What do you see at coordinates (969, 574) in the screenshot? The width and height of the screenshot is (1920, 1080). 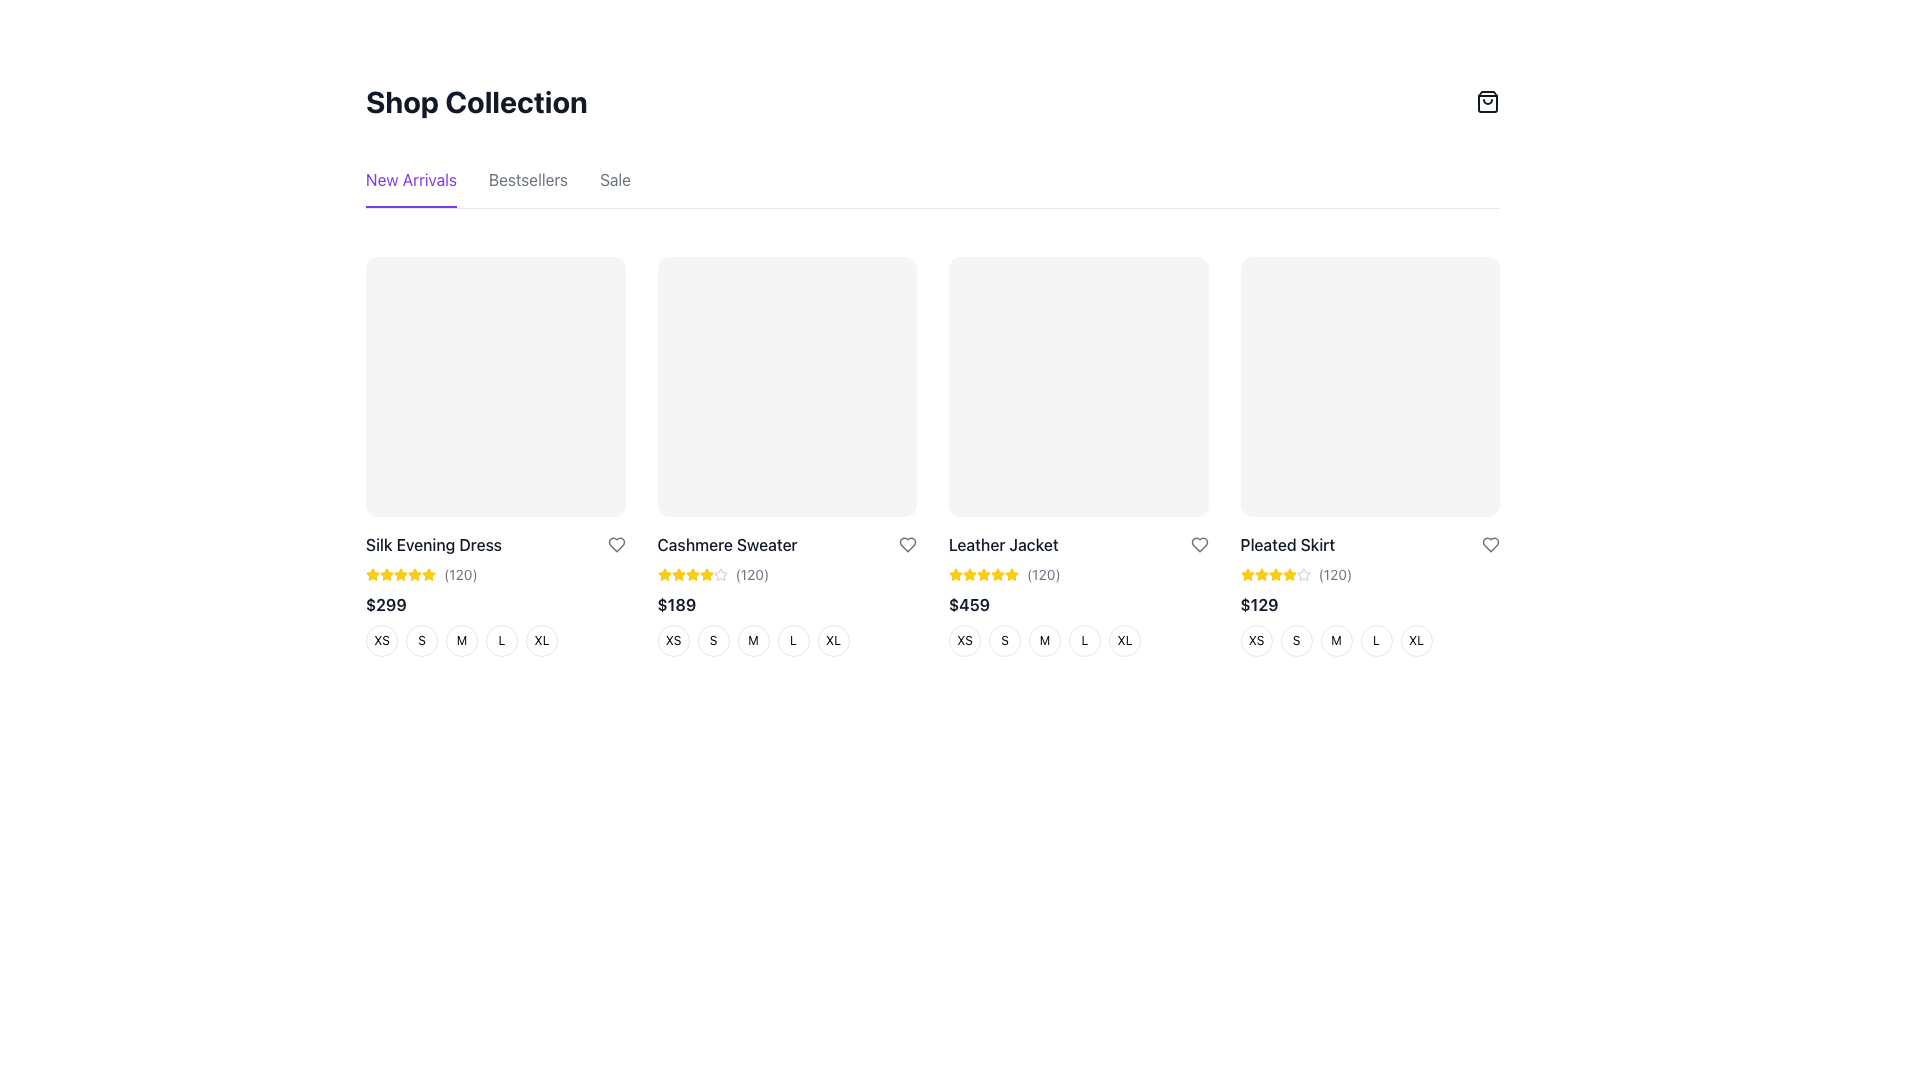 I see `the second star icon, which is yellow-filled and outlined, located under the item title 'Leather Jacket' in the shopping interface` at bounding box center [969, 574].